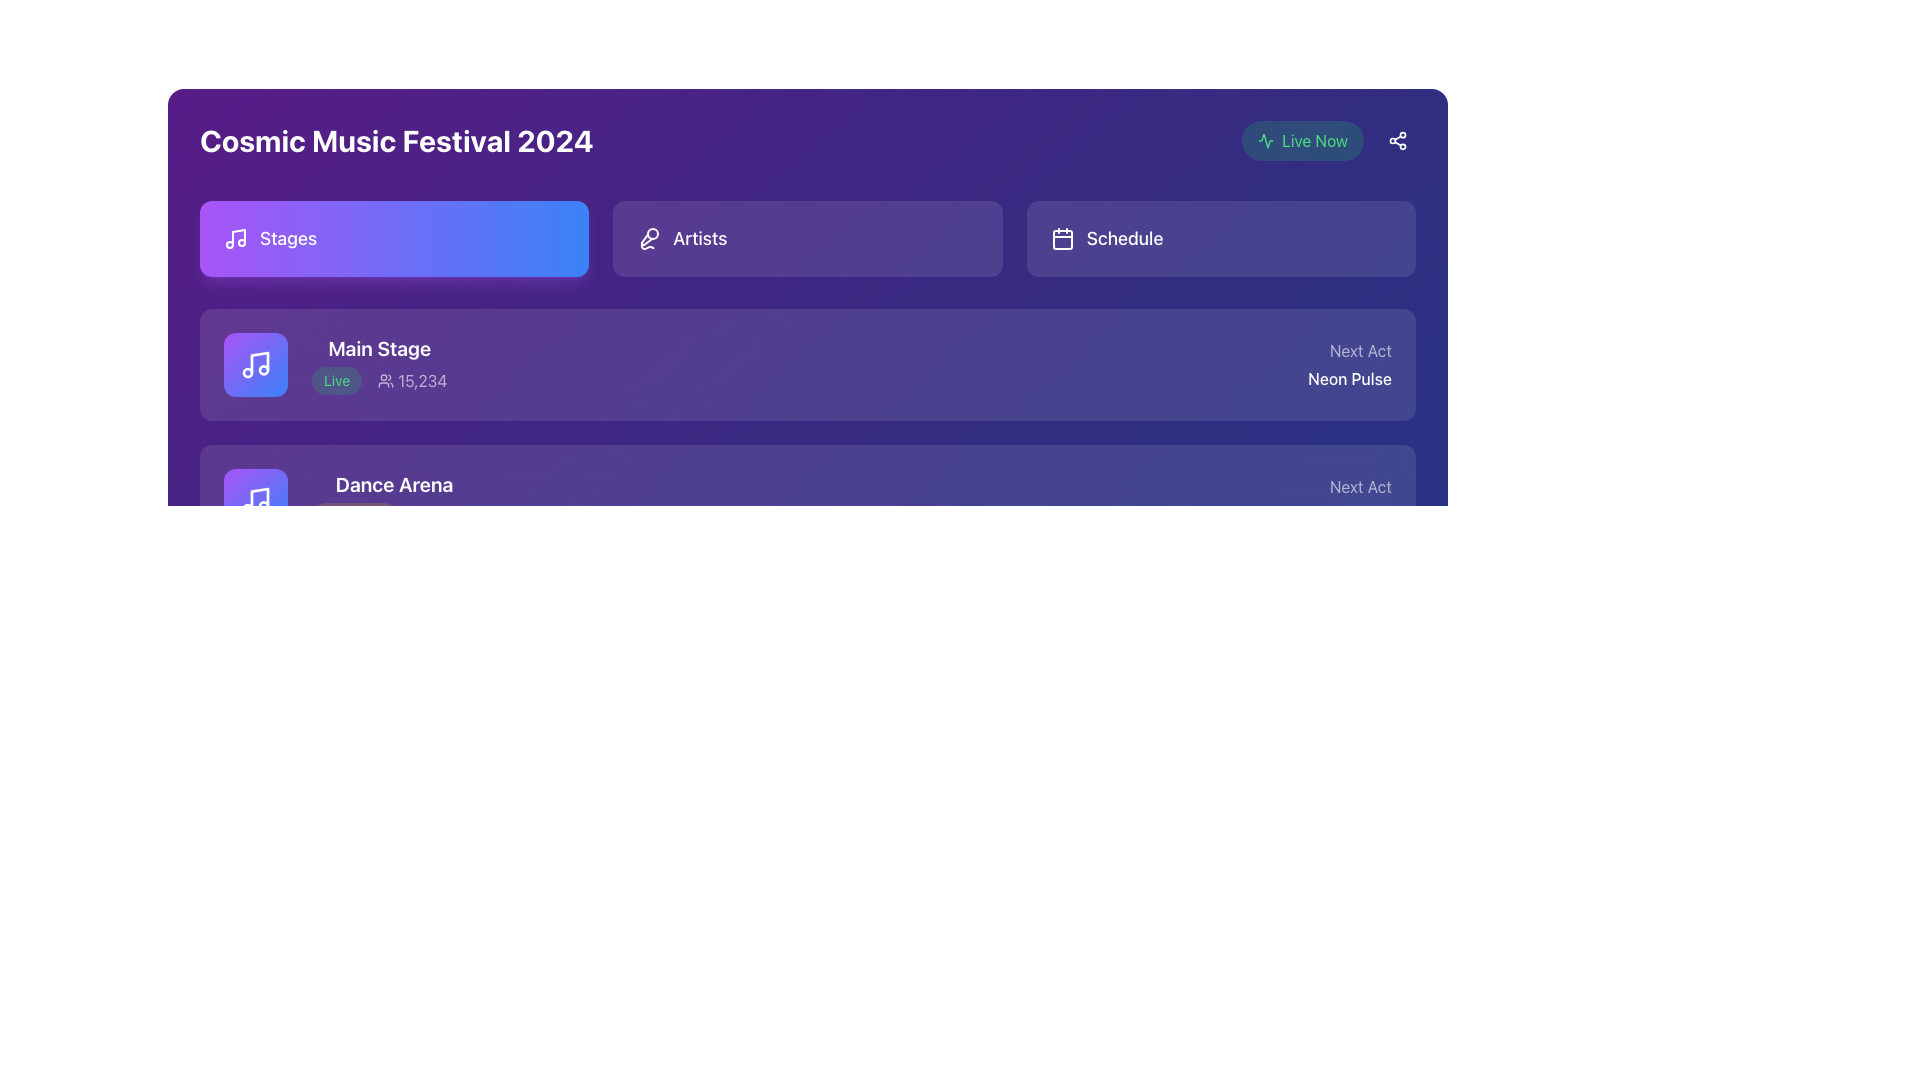 This screenshot has height=1080, width=1920. Describe the element at coordinates (337, 381) in the screenshot. I see `the badge indicating the live status of the associated stage in the upper-left section of the 'Main Stage' content block` at that location.